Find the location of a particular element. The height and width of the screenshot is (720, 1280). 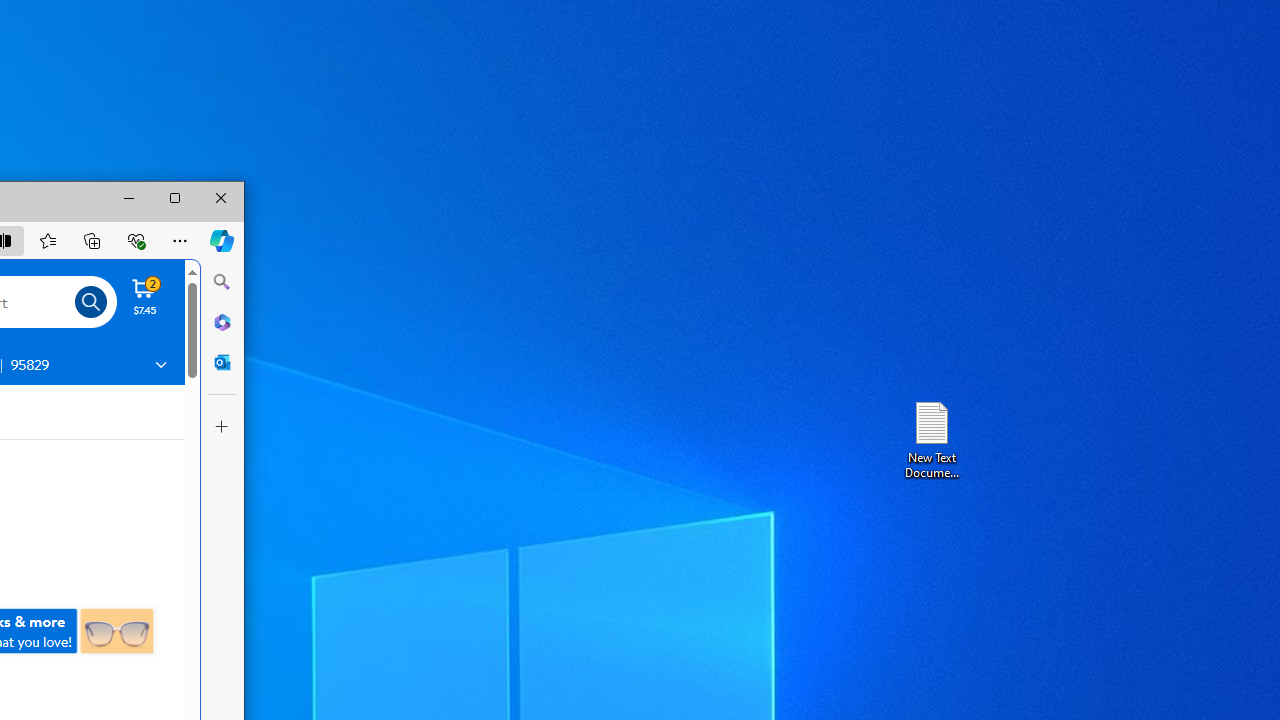

'Close Search pane' is located at coordinates (222, 282).